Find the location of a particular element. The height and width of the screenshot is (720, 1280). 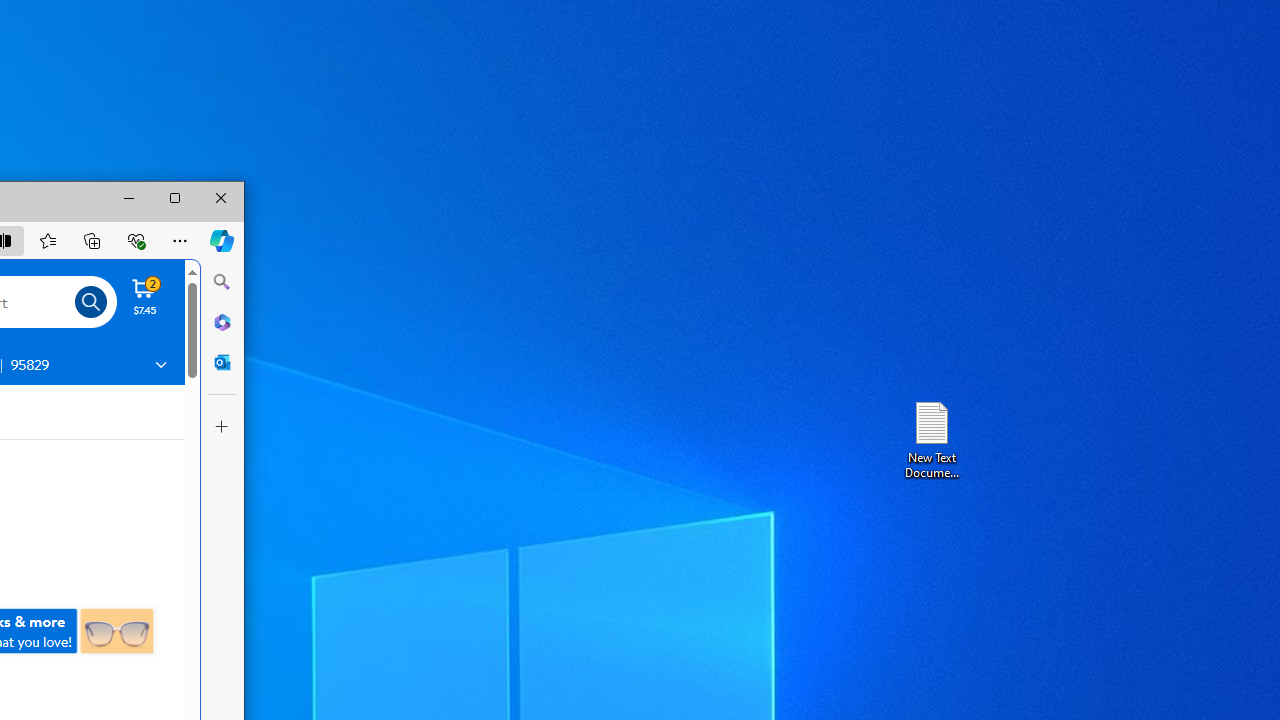

'Close Search pane' is located at coordinates (222, 282).